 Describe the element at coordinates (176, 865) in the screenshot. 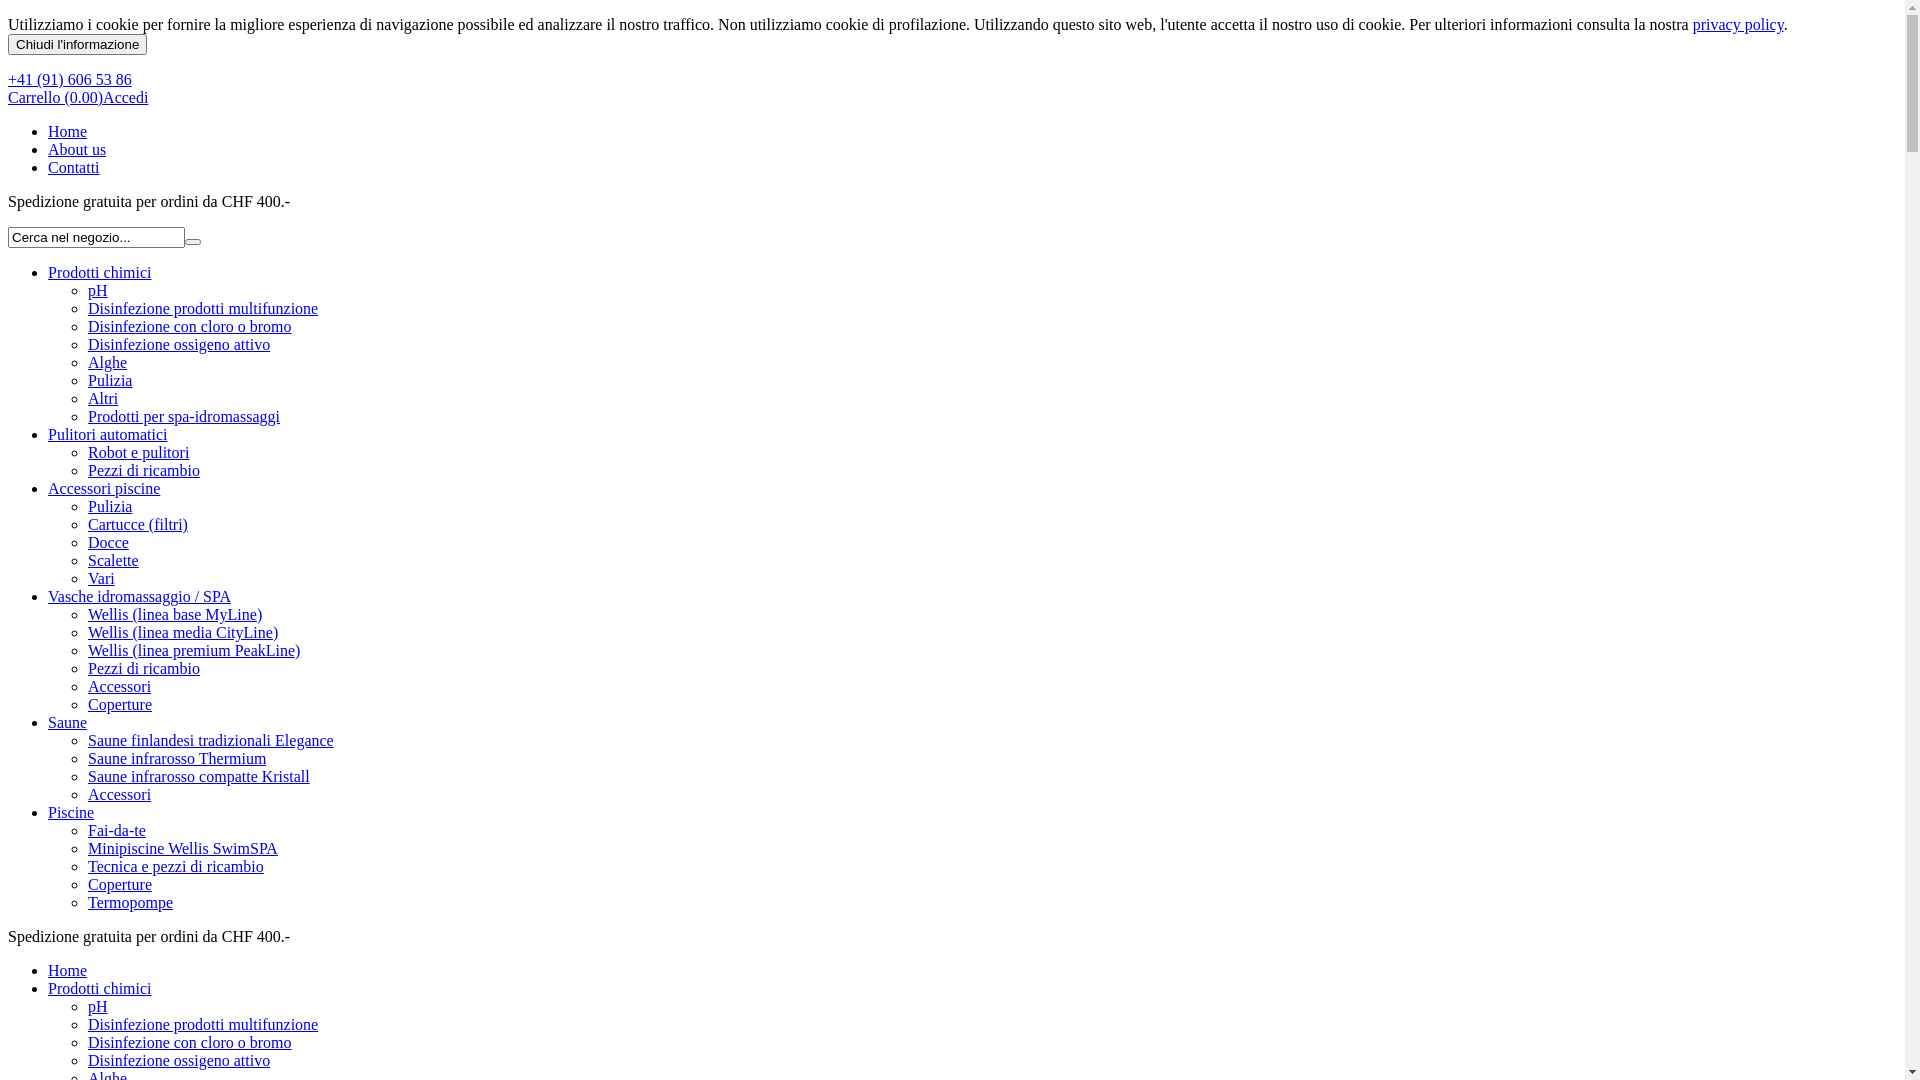

I see `'Tecnica e pezzi di ricambio'` at that location.